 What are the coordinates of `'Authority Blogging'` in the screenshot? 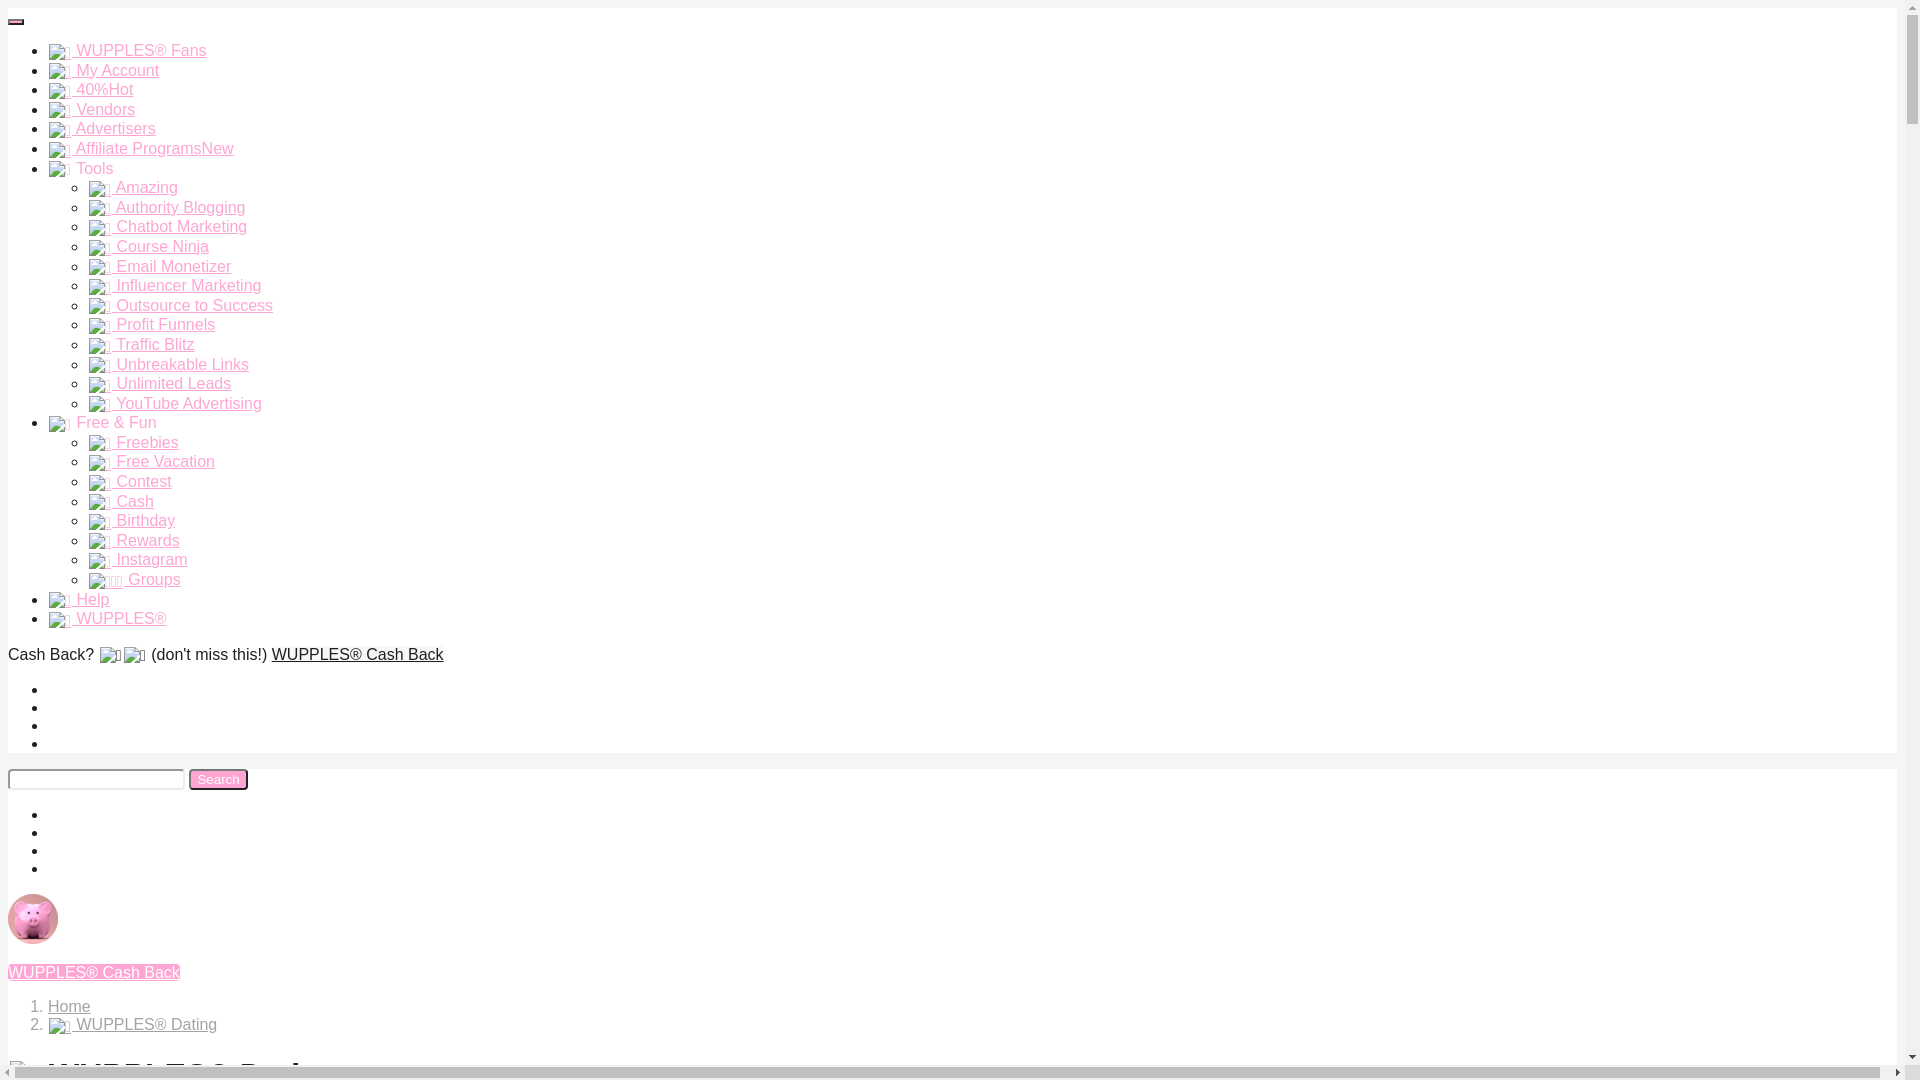 It's located at (166, 207).